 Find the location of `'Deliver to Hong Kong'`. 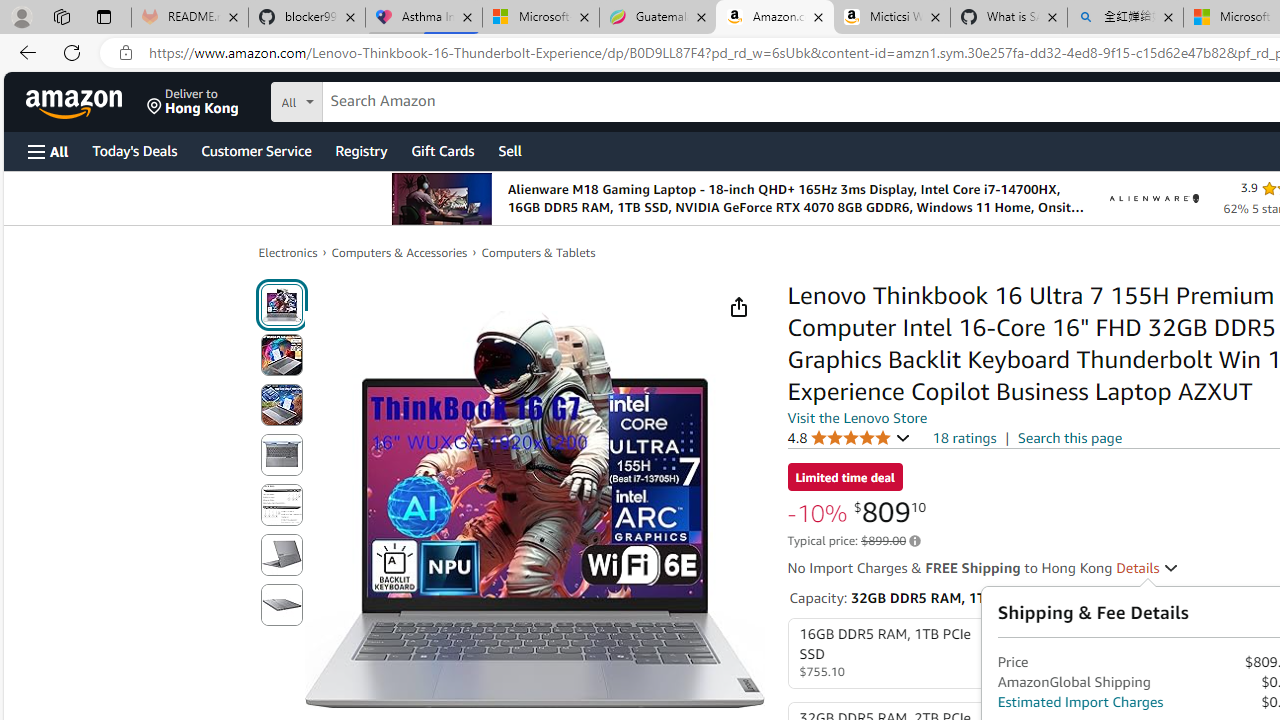

'Deliver to Hong Kong' is located at coordinates (193, 101).